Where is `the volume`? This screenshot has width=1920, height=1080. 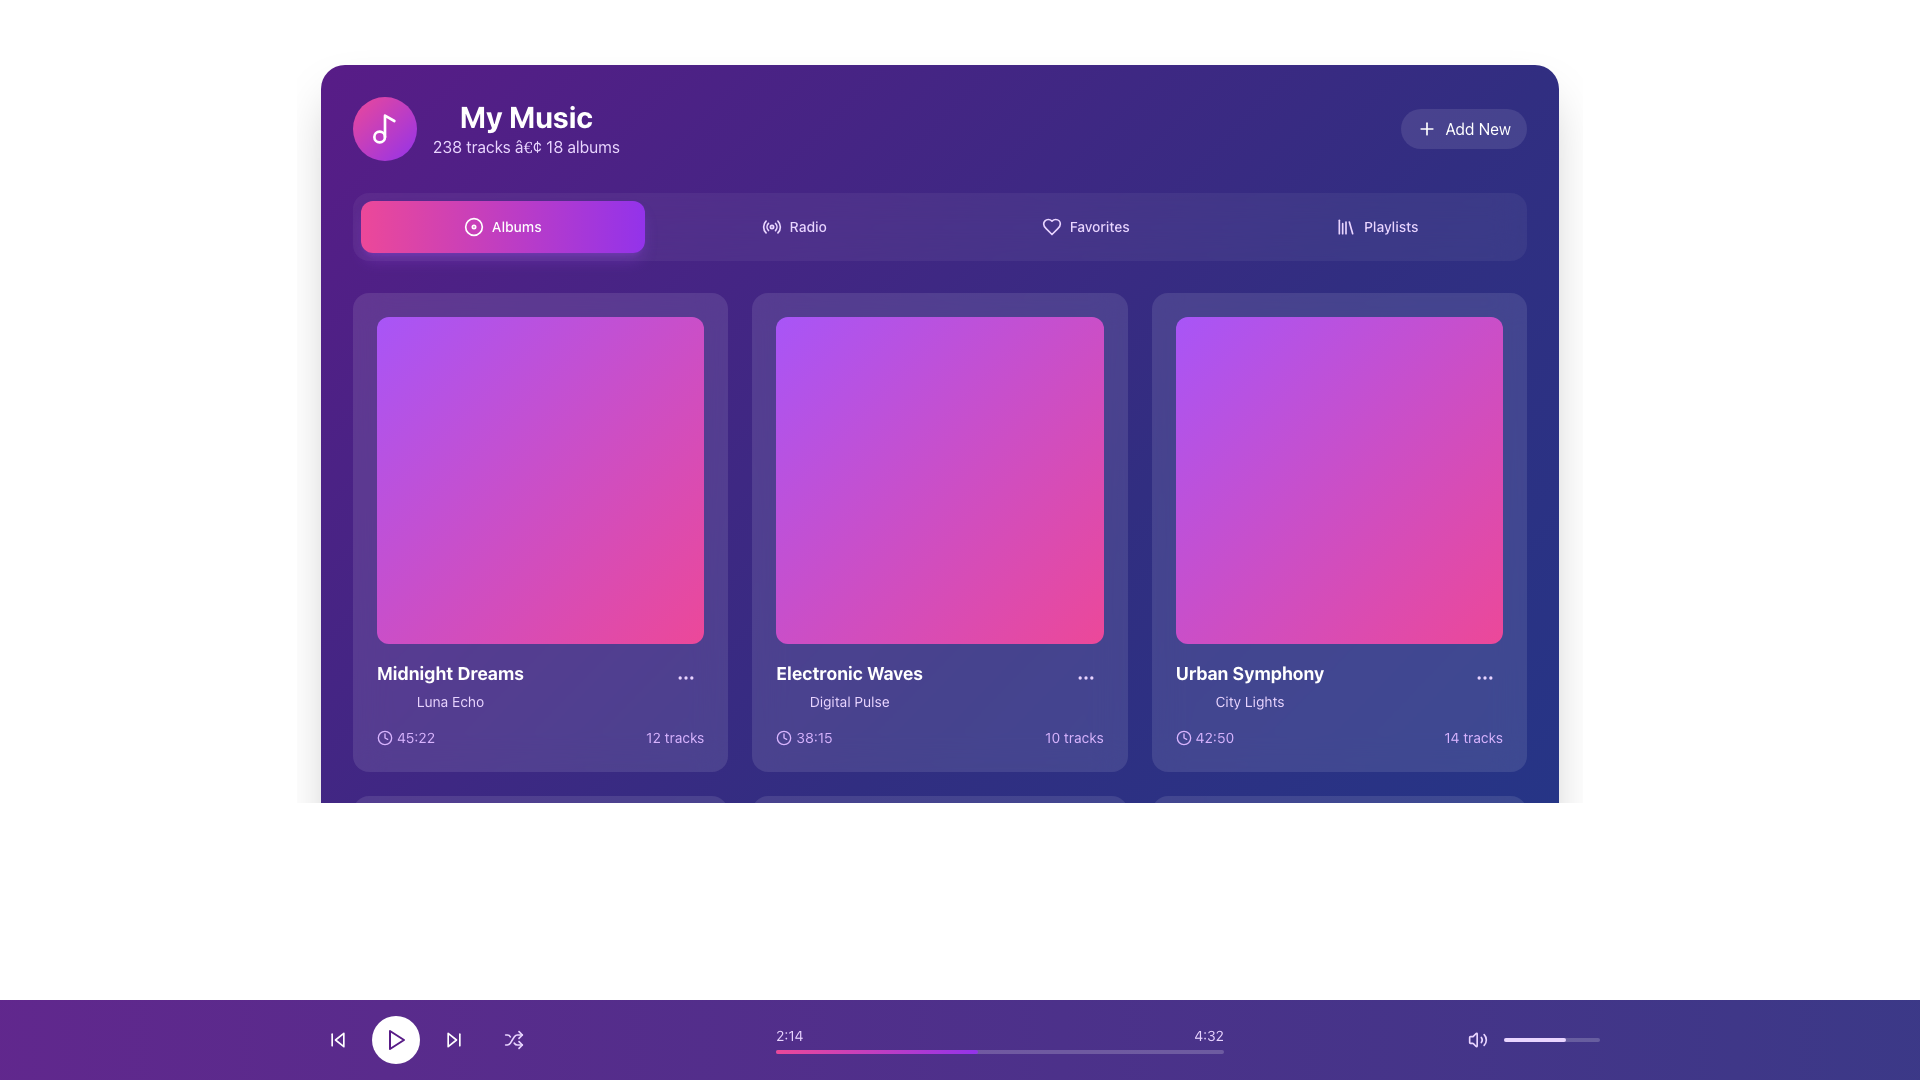 the volume is located at coordinates (1561, 1039).